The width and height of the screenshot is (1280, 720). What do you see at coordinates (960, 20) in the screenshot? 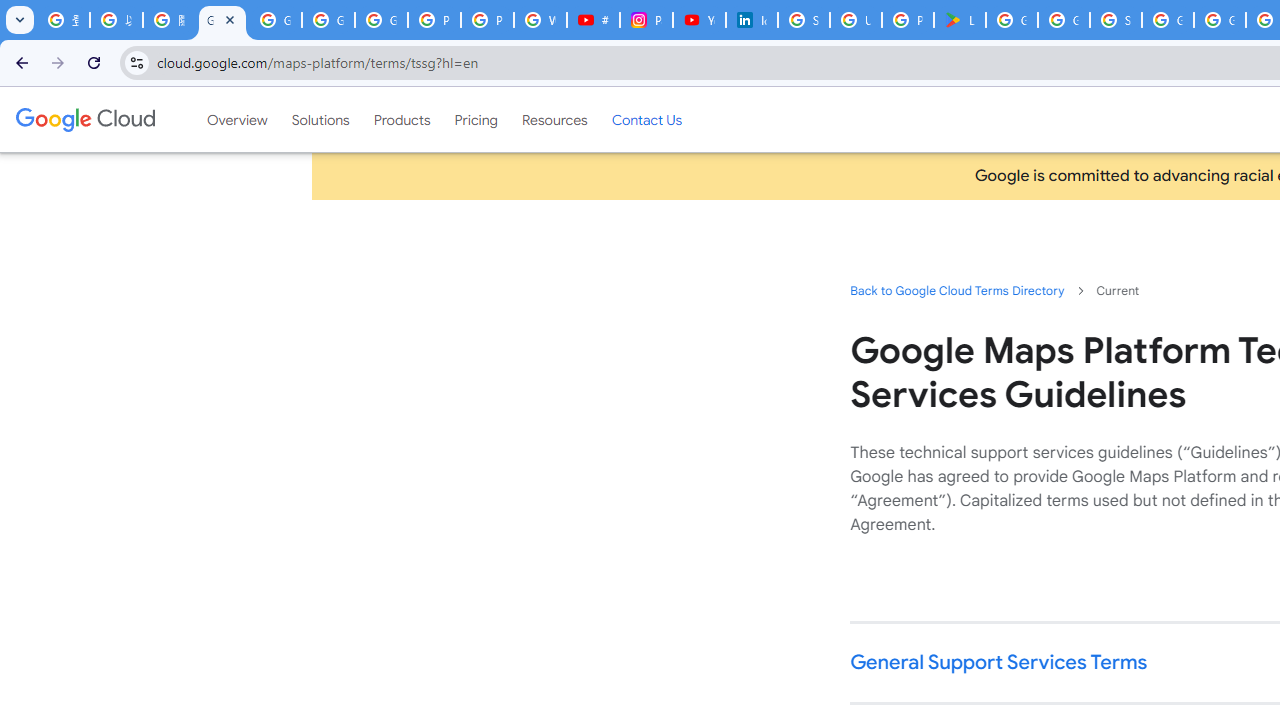
I see `'Last Shelter: Survival - Apps on Google Play'` at bounding box center [960, 20].